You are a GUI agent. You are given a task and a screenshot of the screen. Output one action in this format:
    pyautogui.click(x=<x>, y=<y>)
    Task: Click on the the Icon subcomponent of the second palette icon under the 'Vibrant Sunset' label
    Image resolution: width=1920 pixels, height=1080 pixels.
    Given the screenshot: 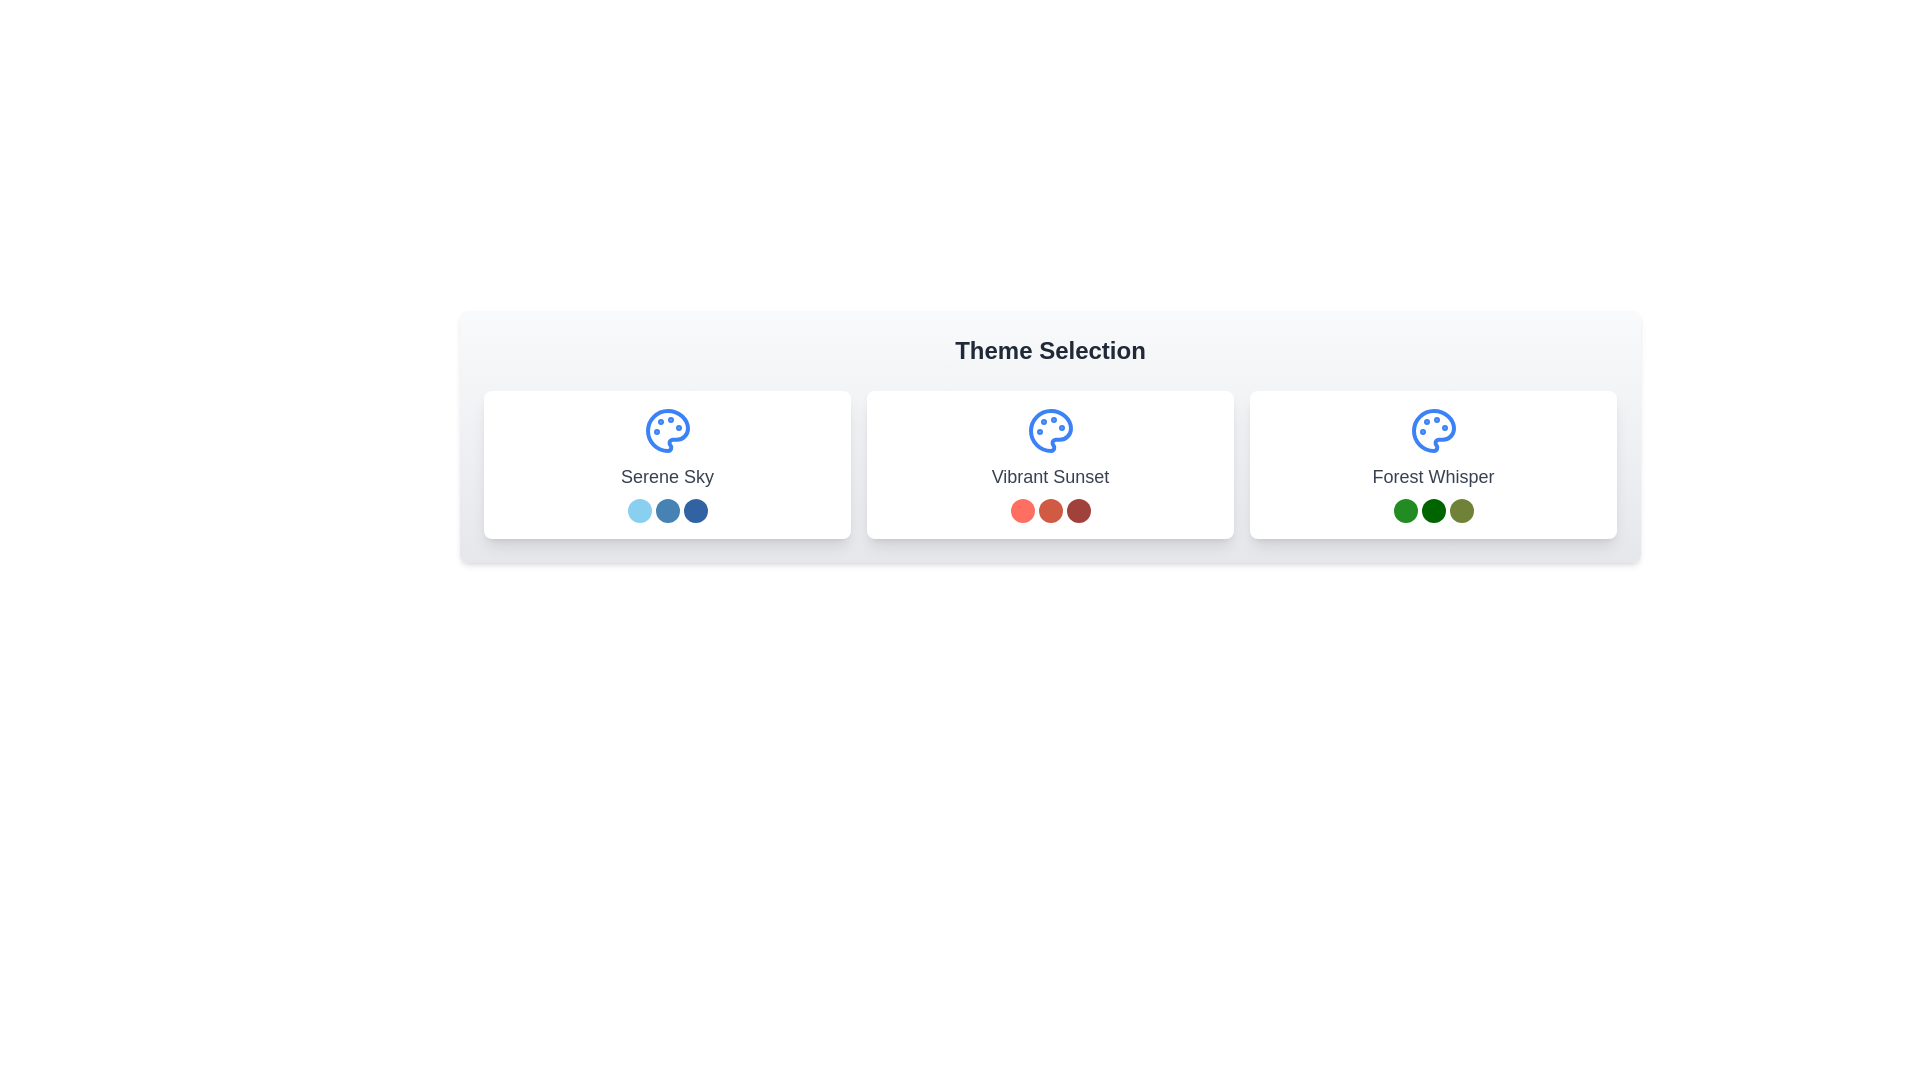 What is the action you would take?
    pyautogui.click(x=1049, y=430)
    